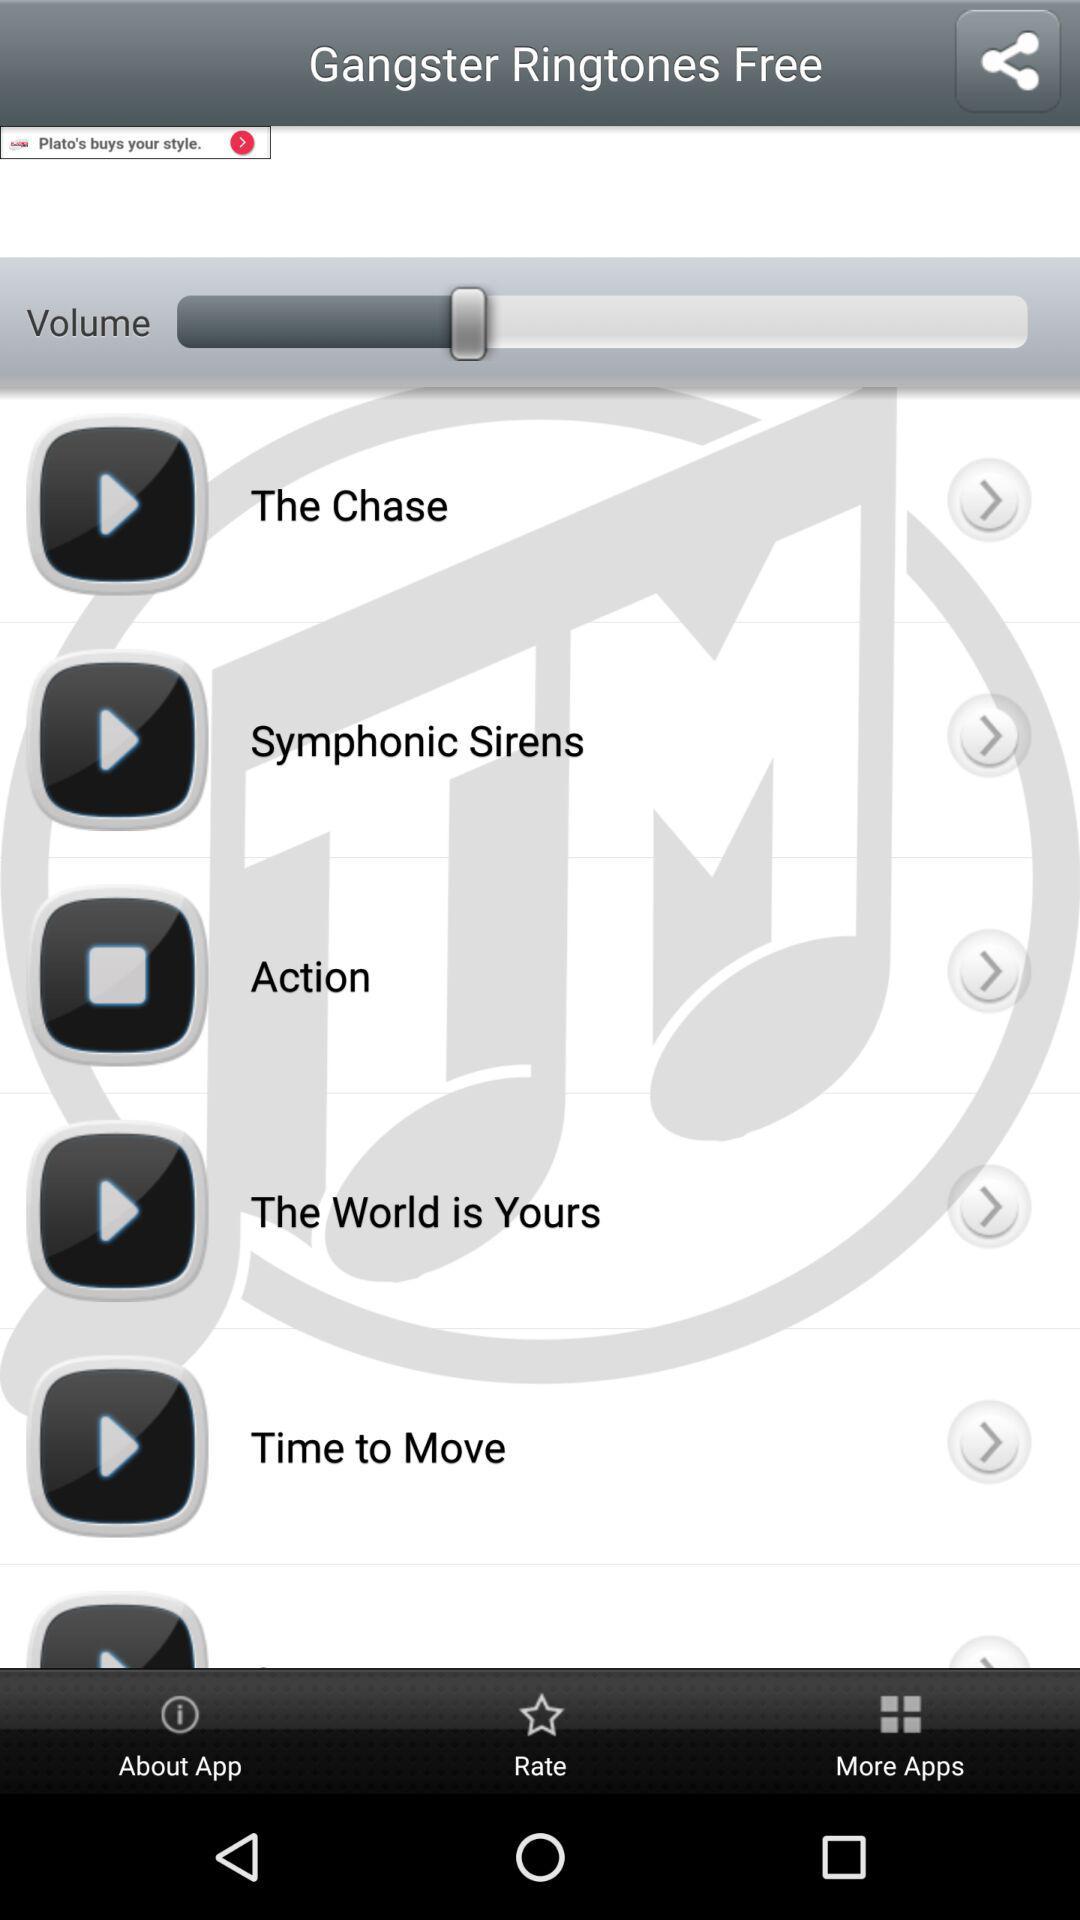 Image resolution: width=1080 pixels, height=1920 pixels. What do you see at coordinates (987, 1616) in the screenshot?
I see `show track details` at bounding box center [987, 1616].